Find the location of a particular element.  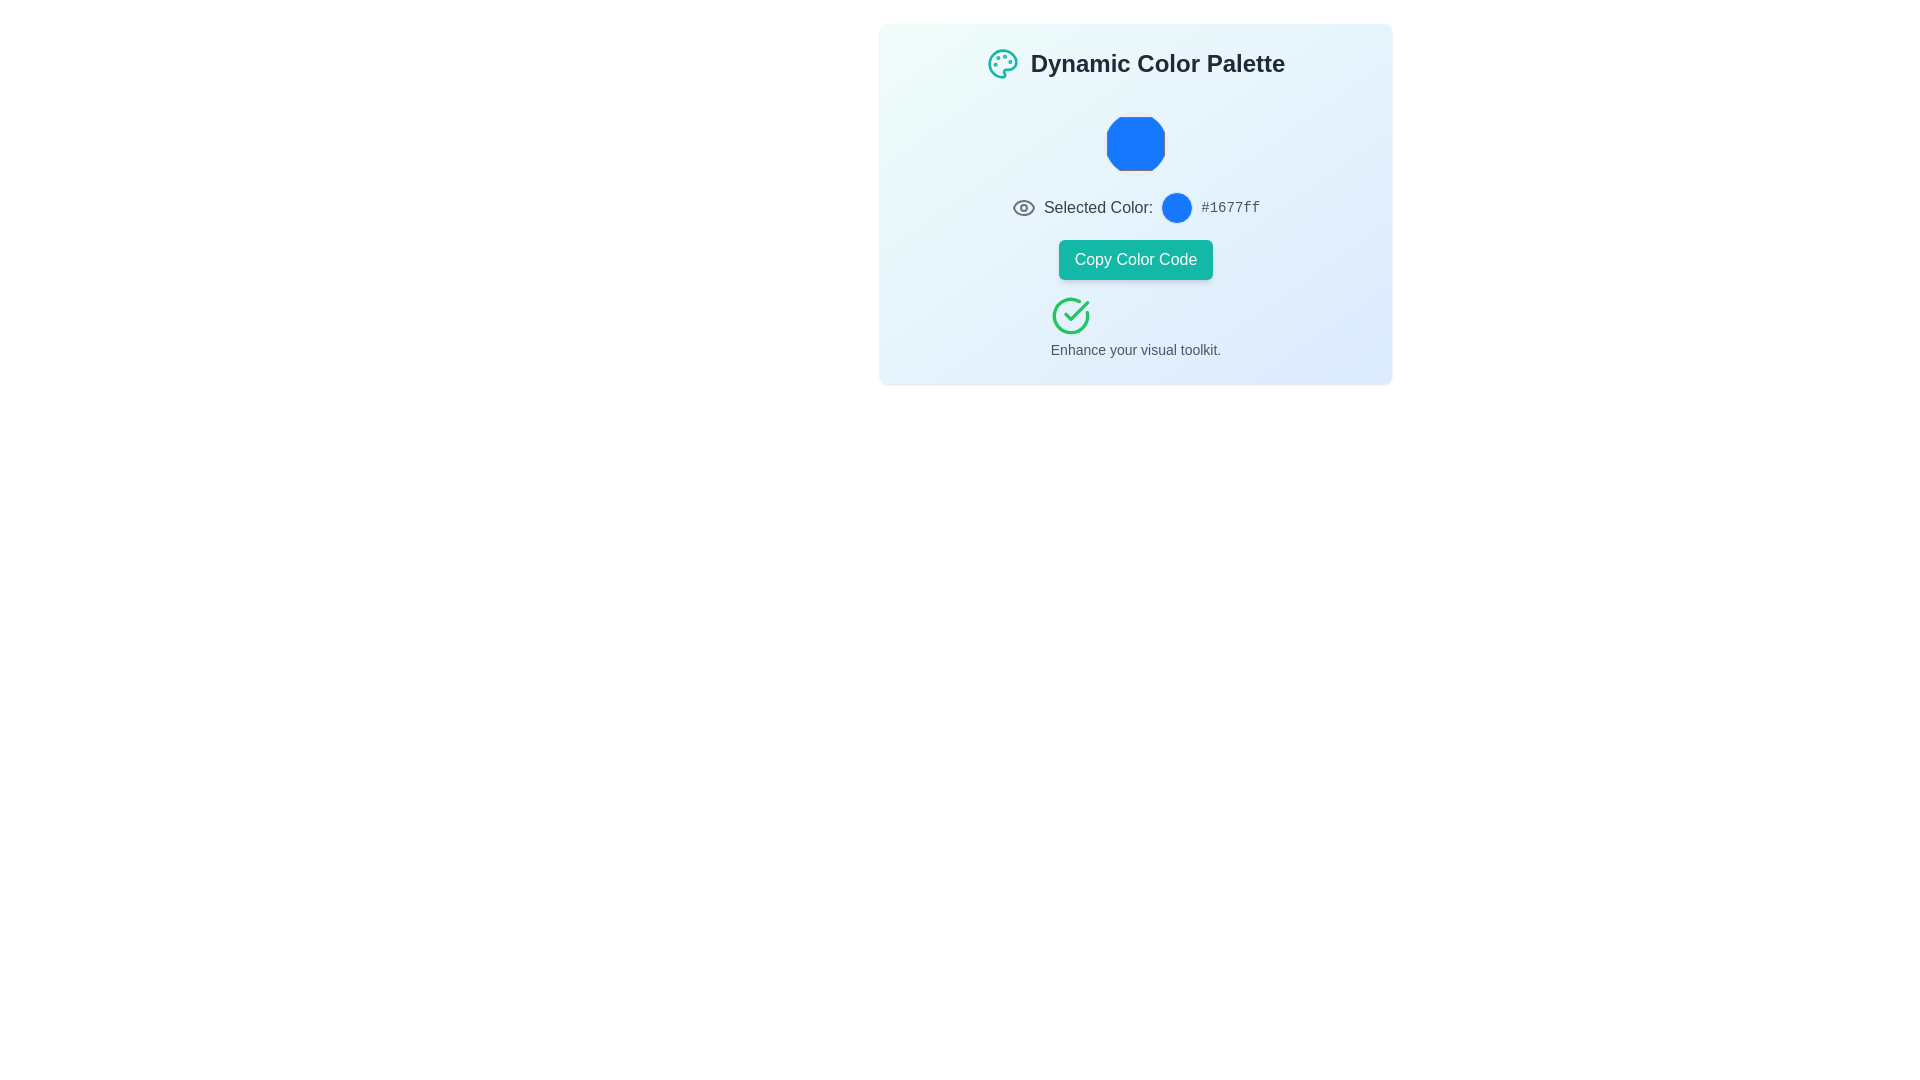

the text label that indicates the context of the displayed color information, positioned between an eye icon and a circular color swatch is located at coordinates (1097, 208).